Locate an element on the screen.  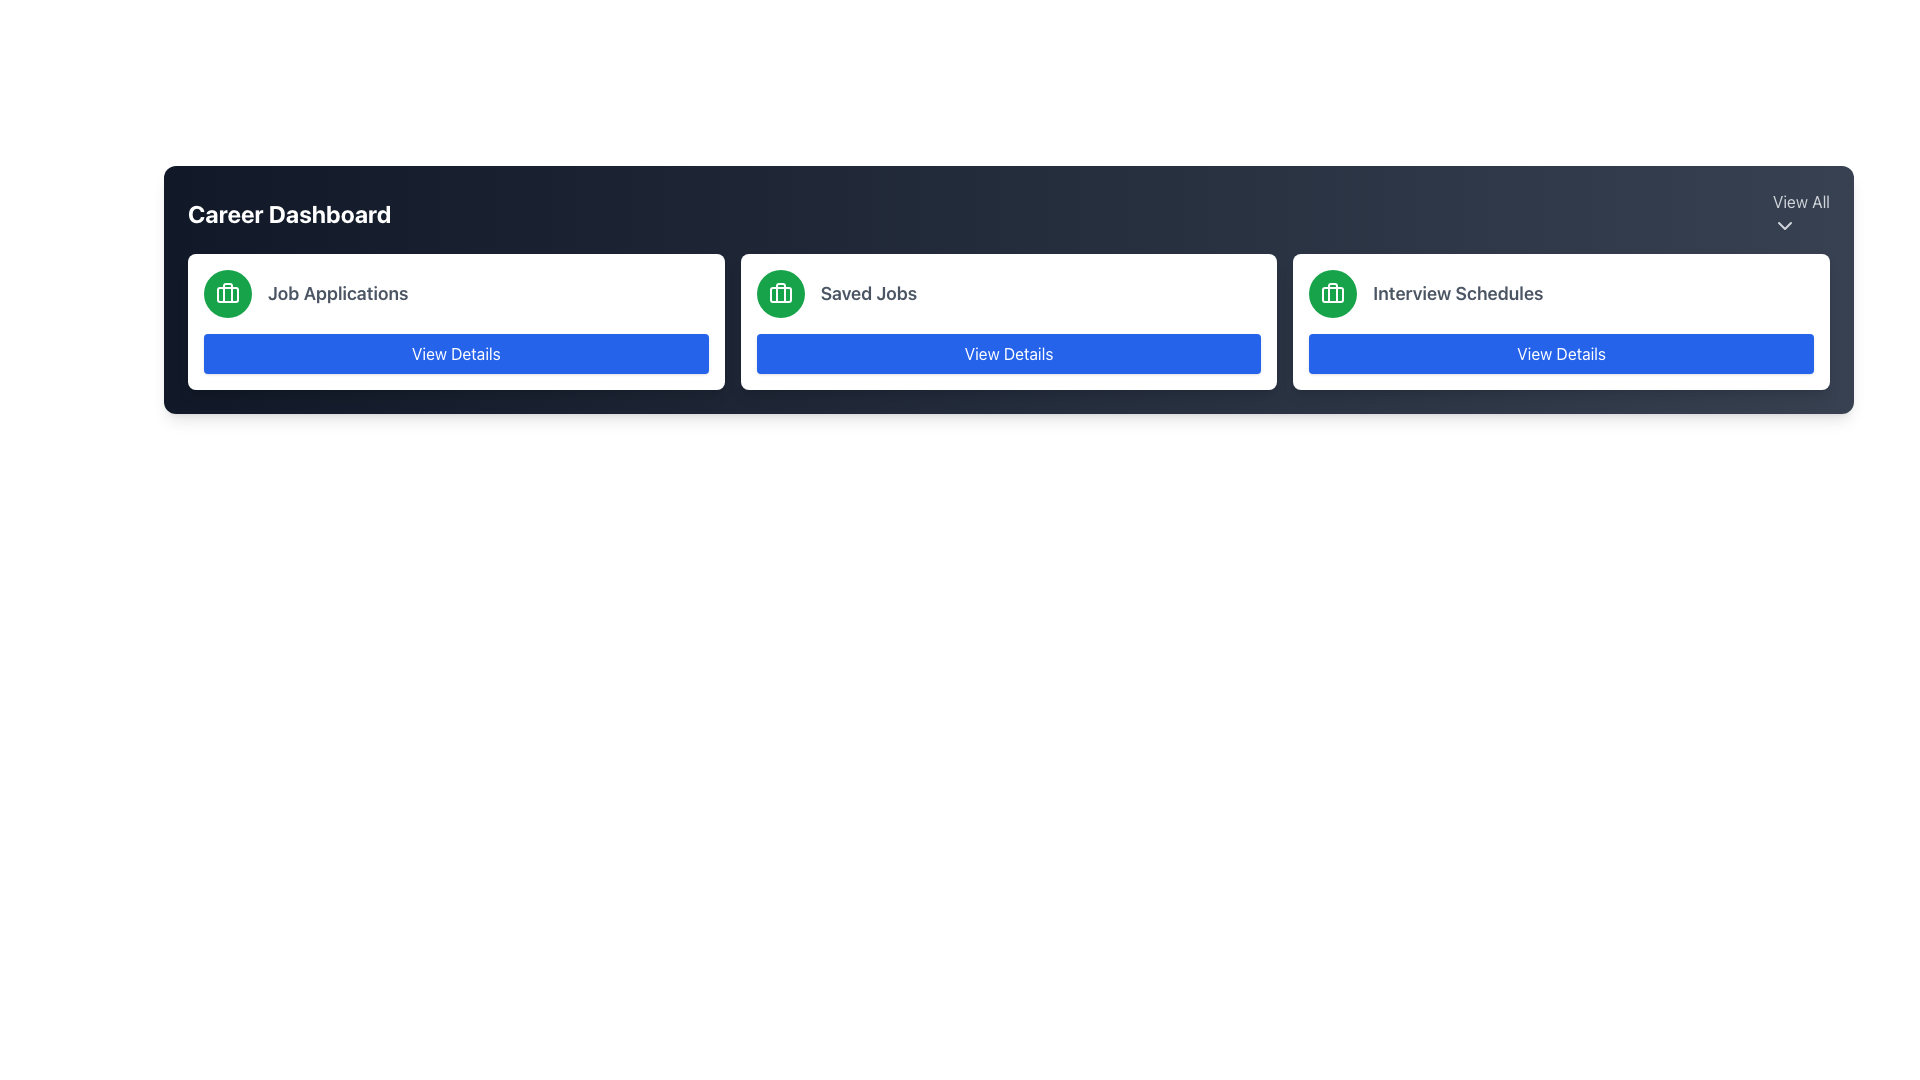
the button located at the bottom of the 'Saved Jobs' section is located at coordinates (1008, 353).